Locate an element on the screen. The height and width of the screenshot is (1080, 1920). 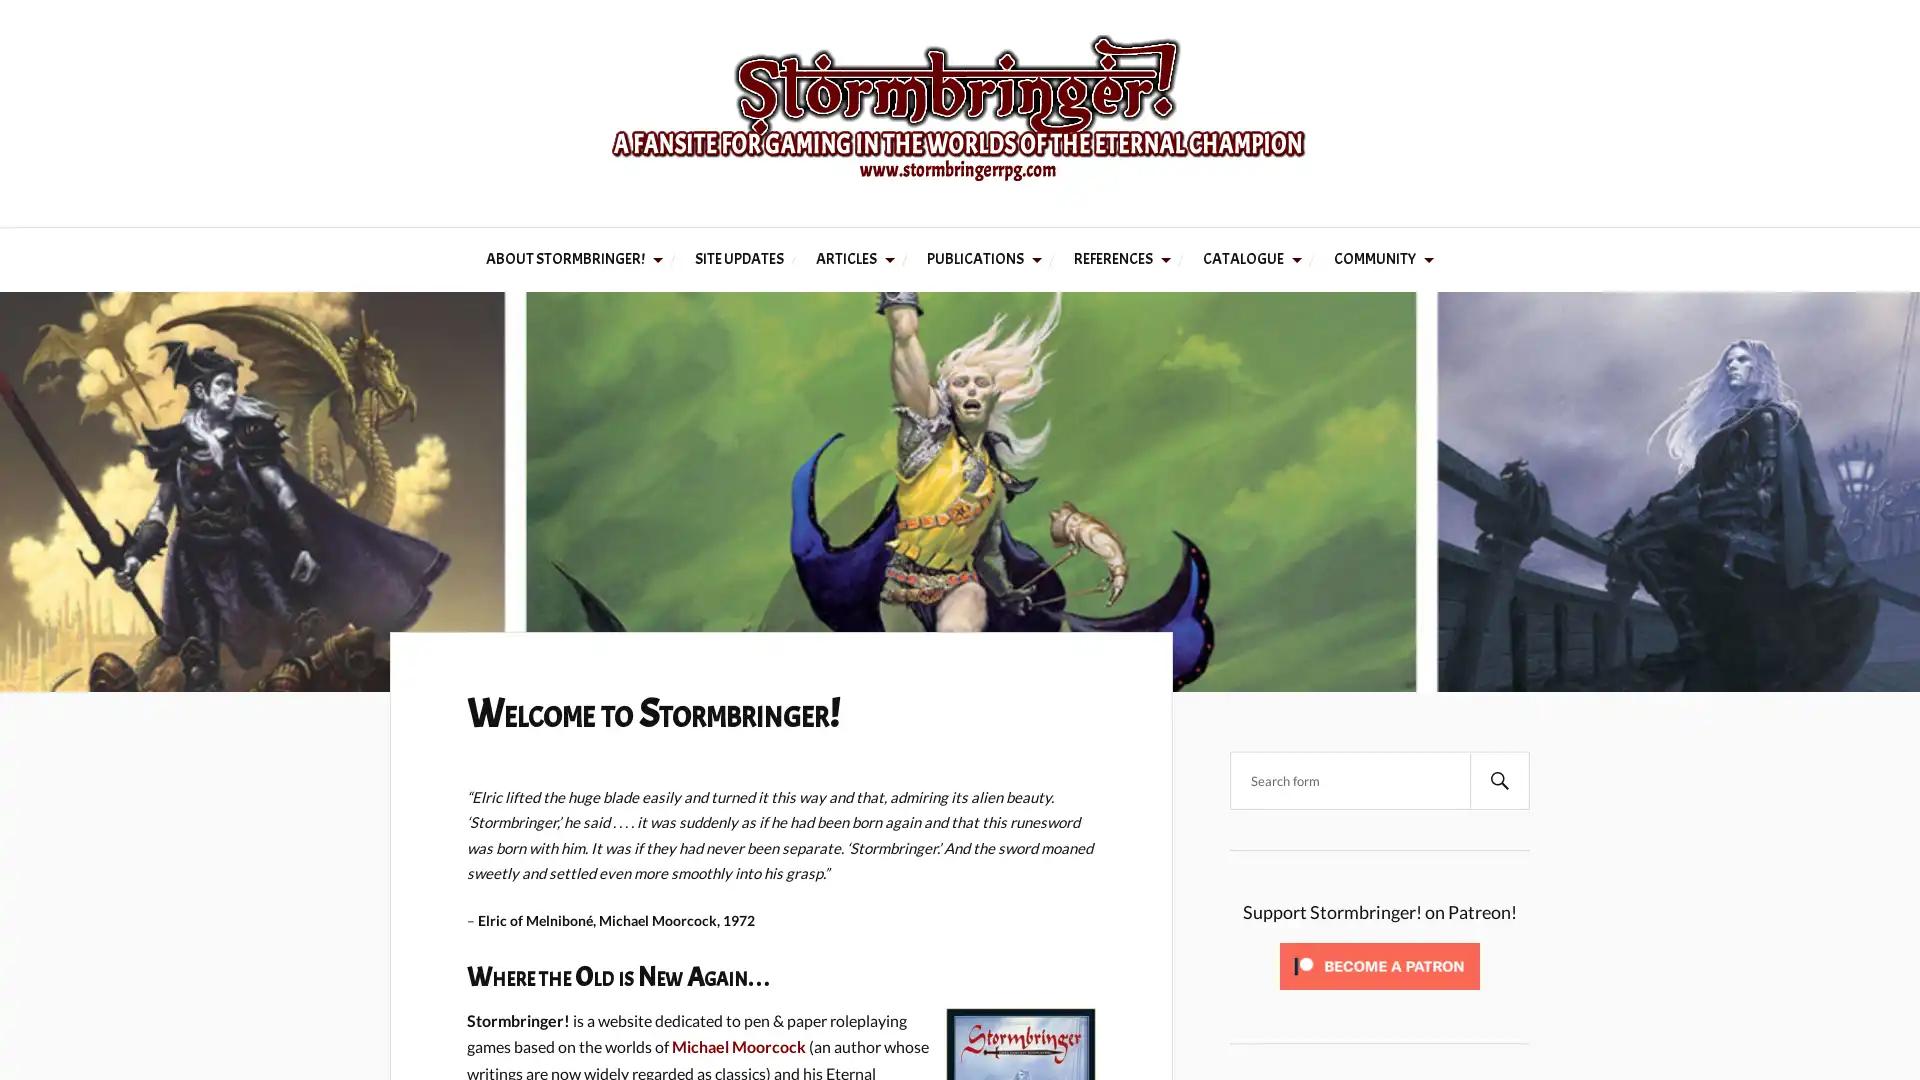
SEARCH is located at coordinates (1499, 778).